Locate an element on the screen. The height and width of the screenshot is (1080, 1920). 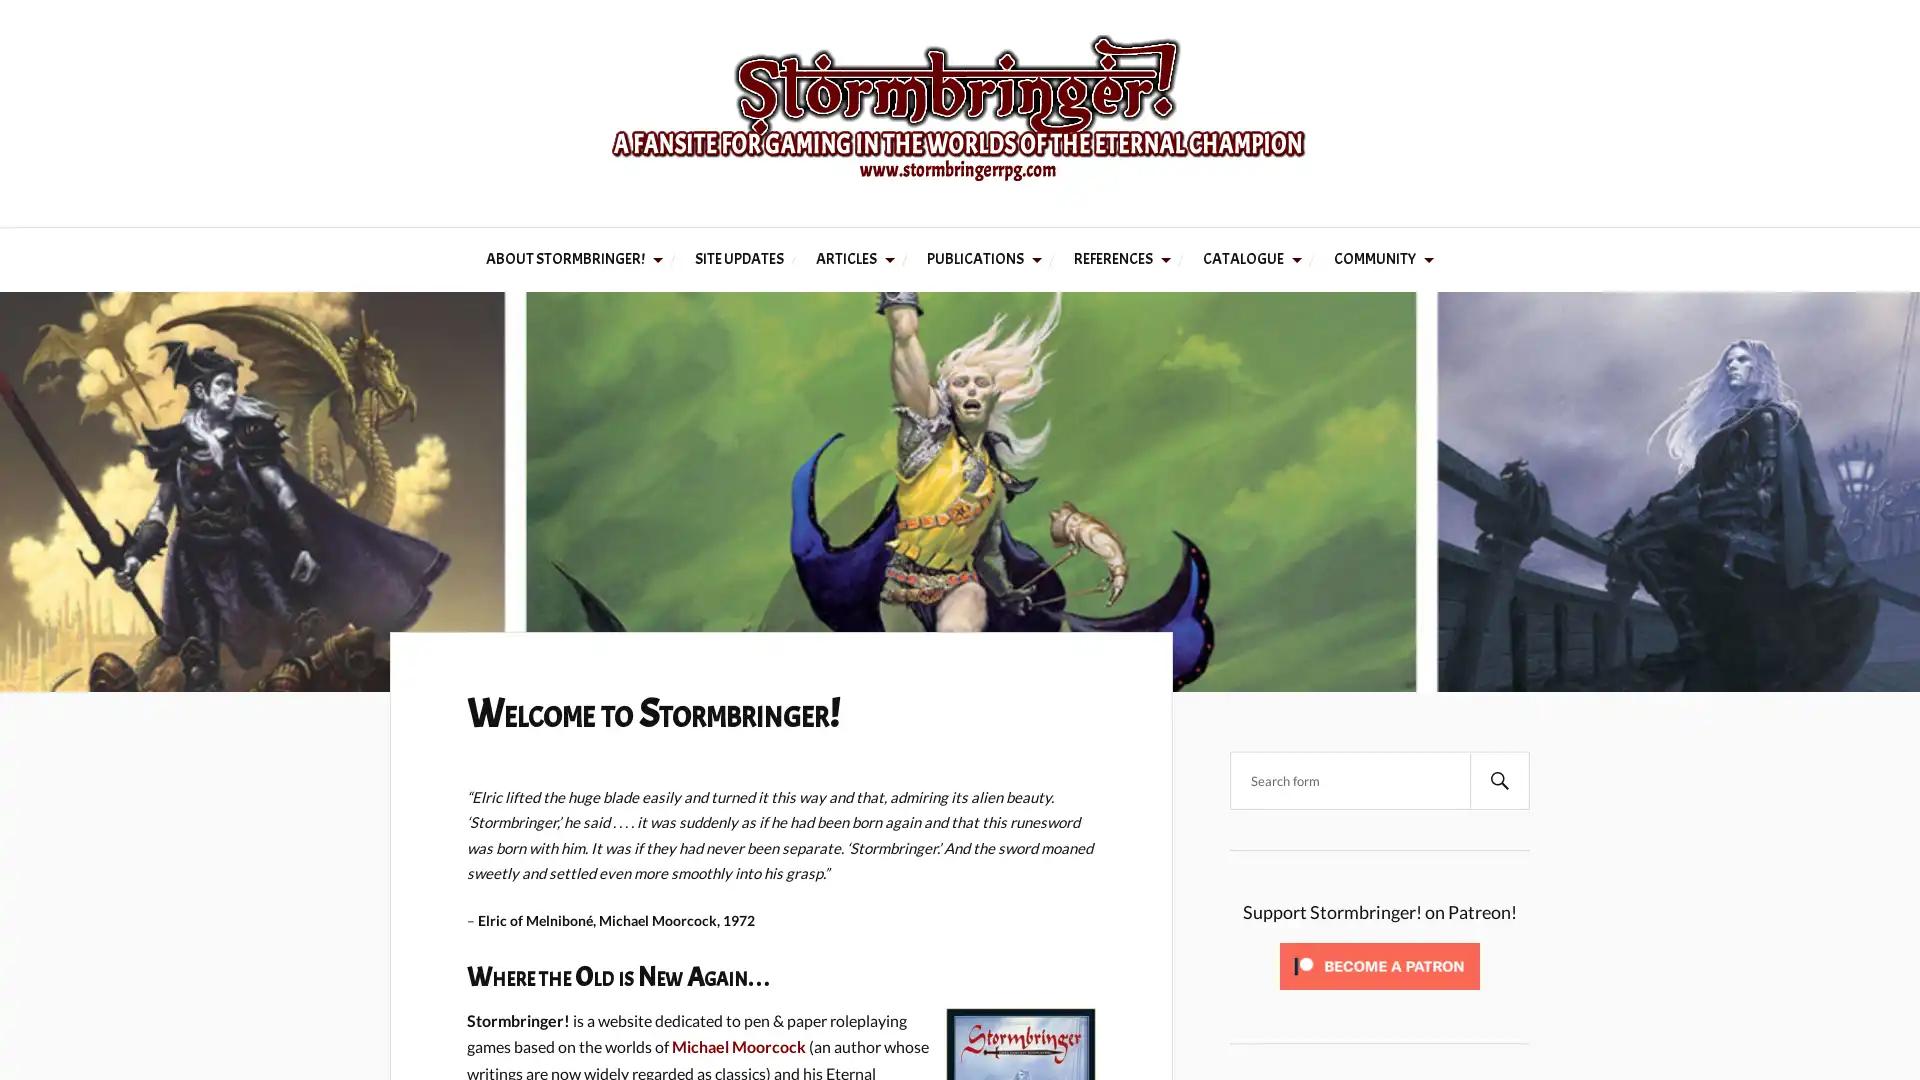
SEARCH is located at coordinates (1499, 778).